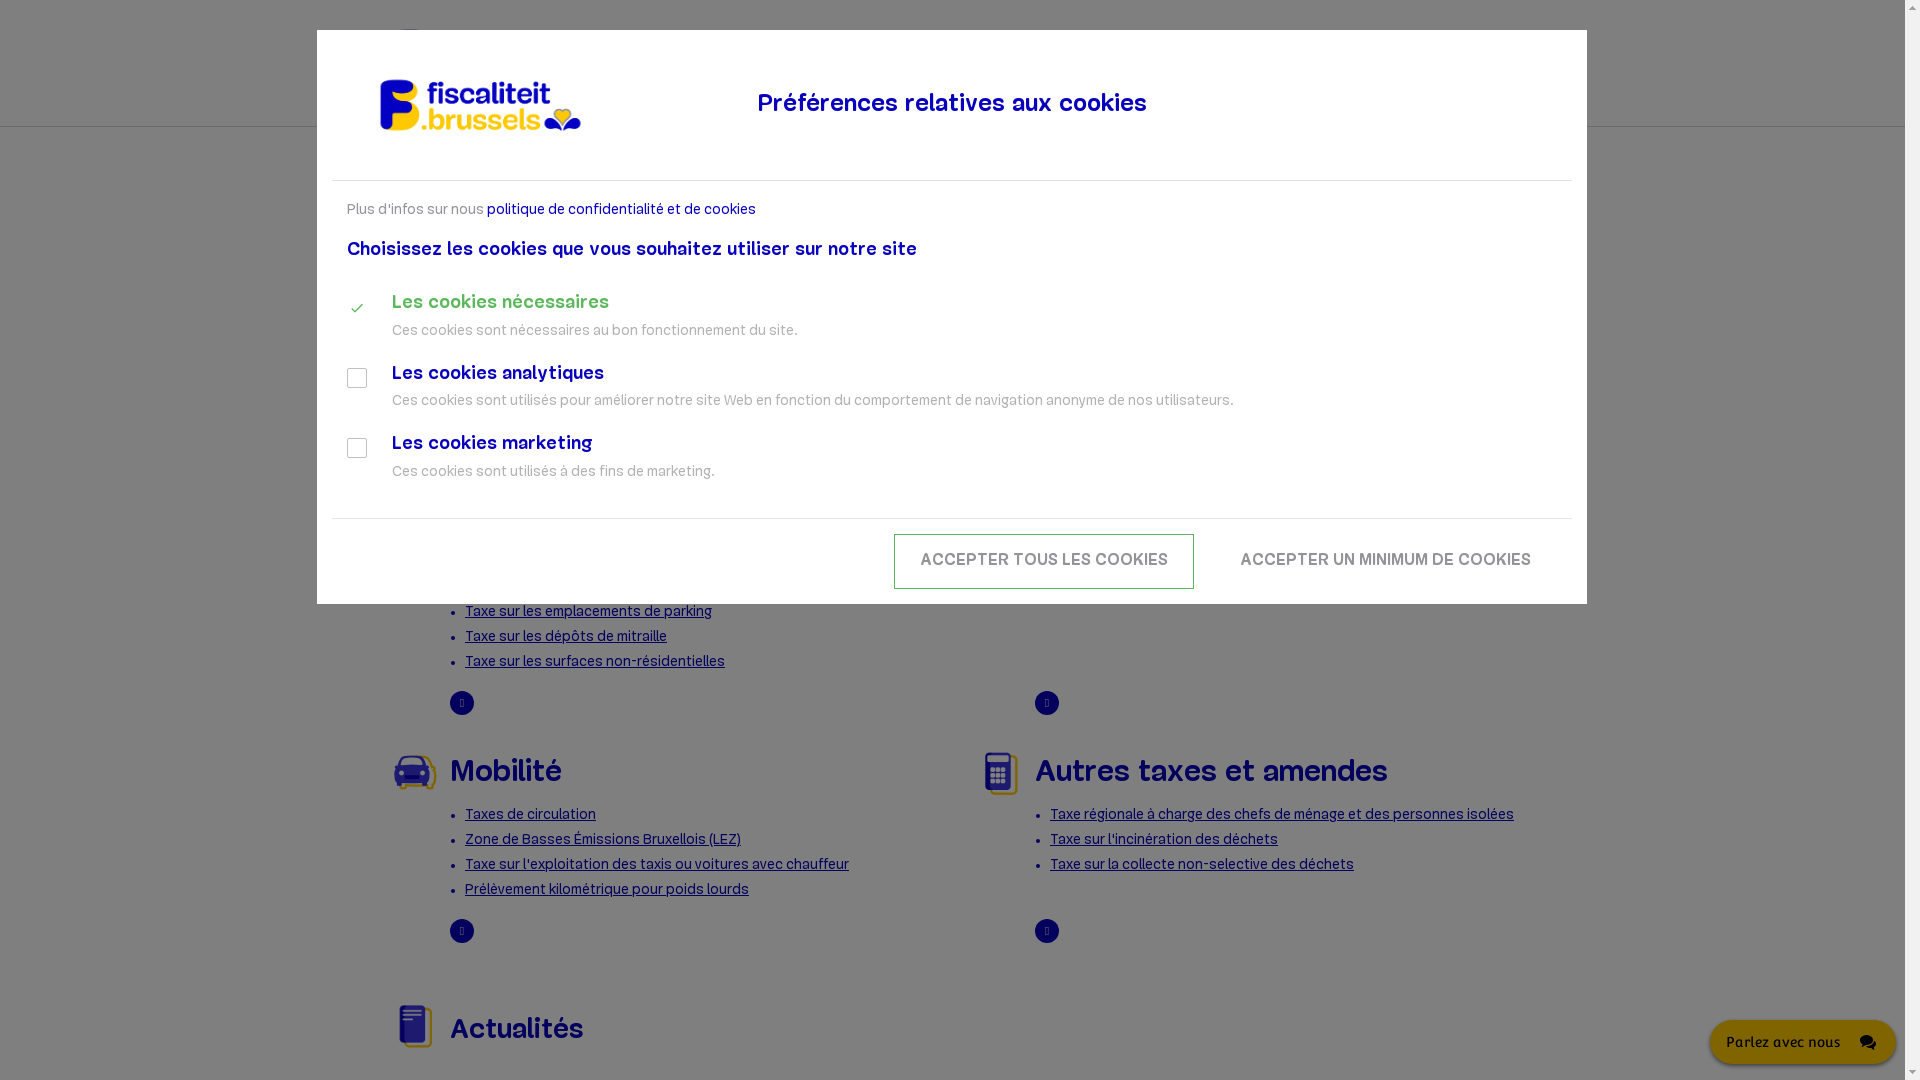 This screenshot has height=1080, width=1920. I want to click on 'CONTACT', so click(1492, 110).